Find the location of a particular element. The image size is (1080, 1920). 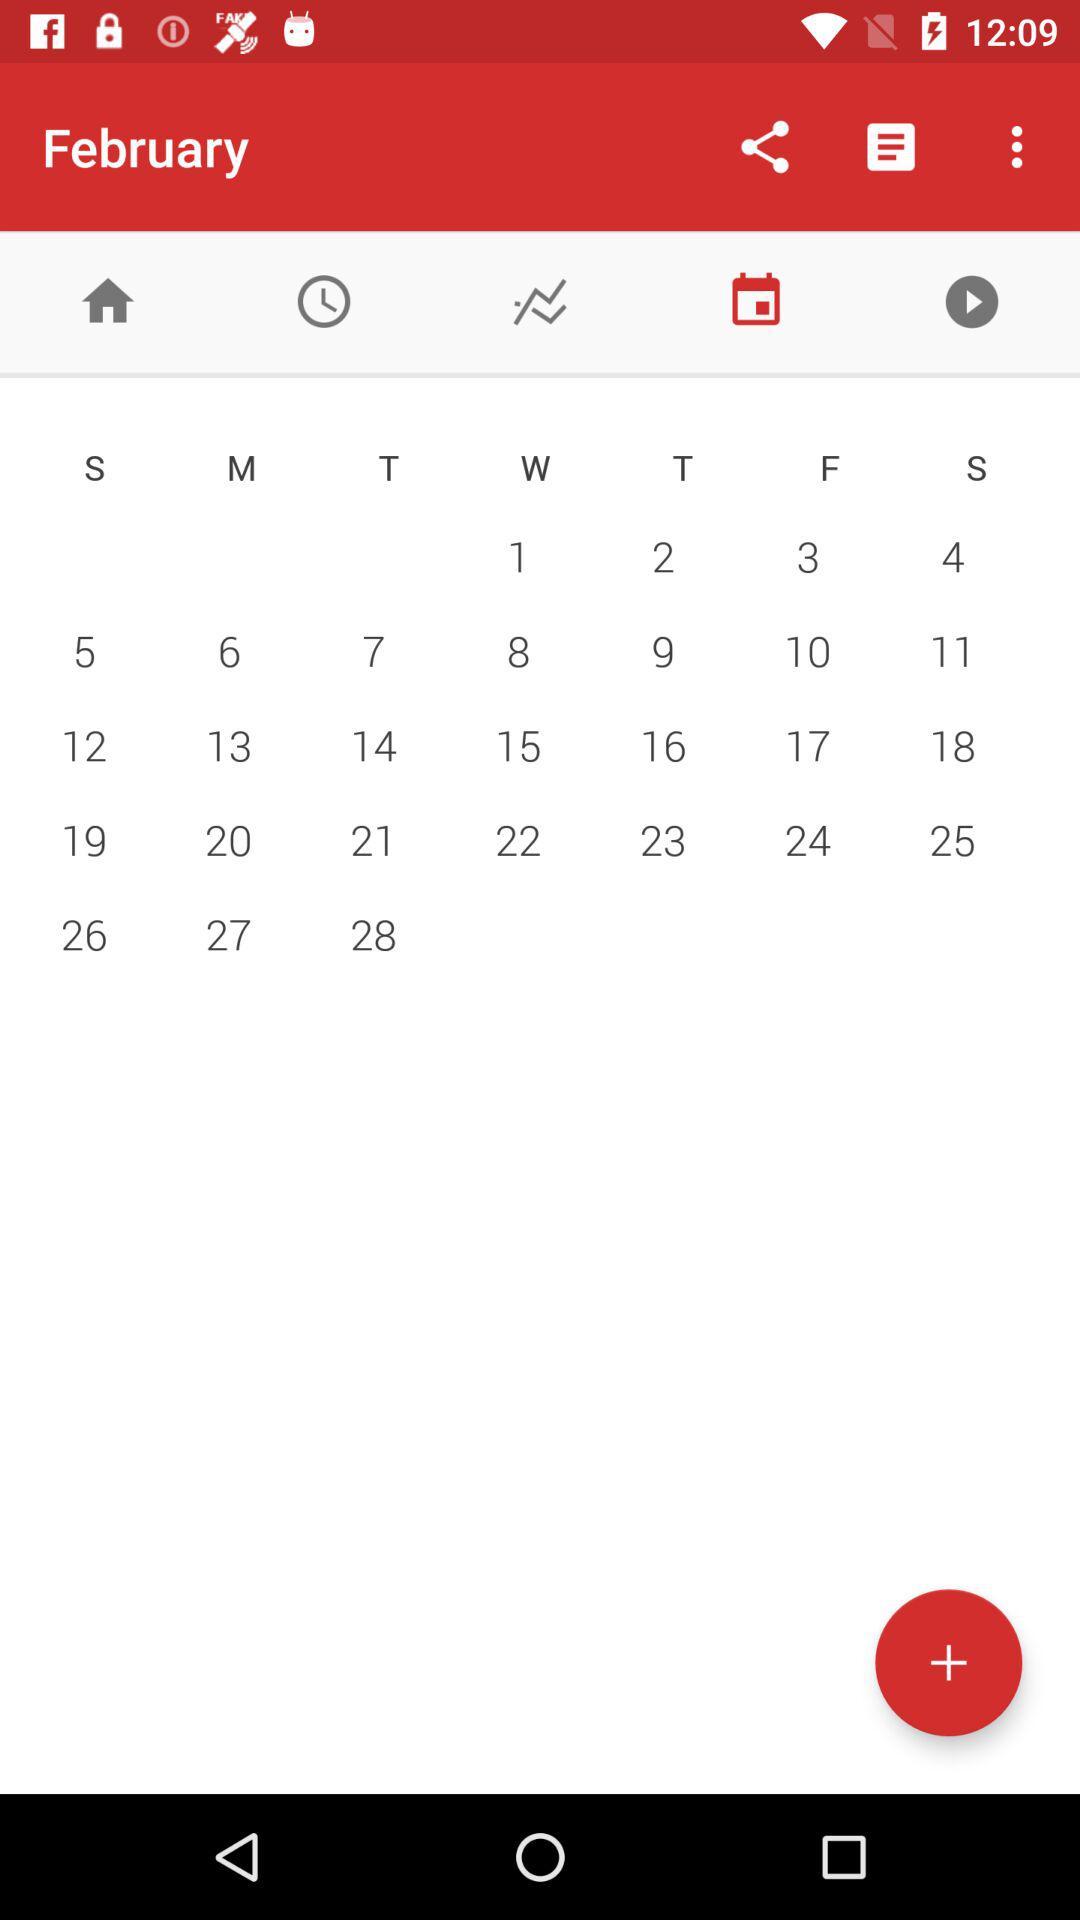

the time is located at coordinates (323, 300).